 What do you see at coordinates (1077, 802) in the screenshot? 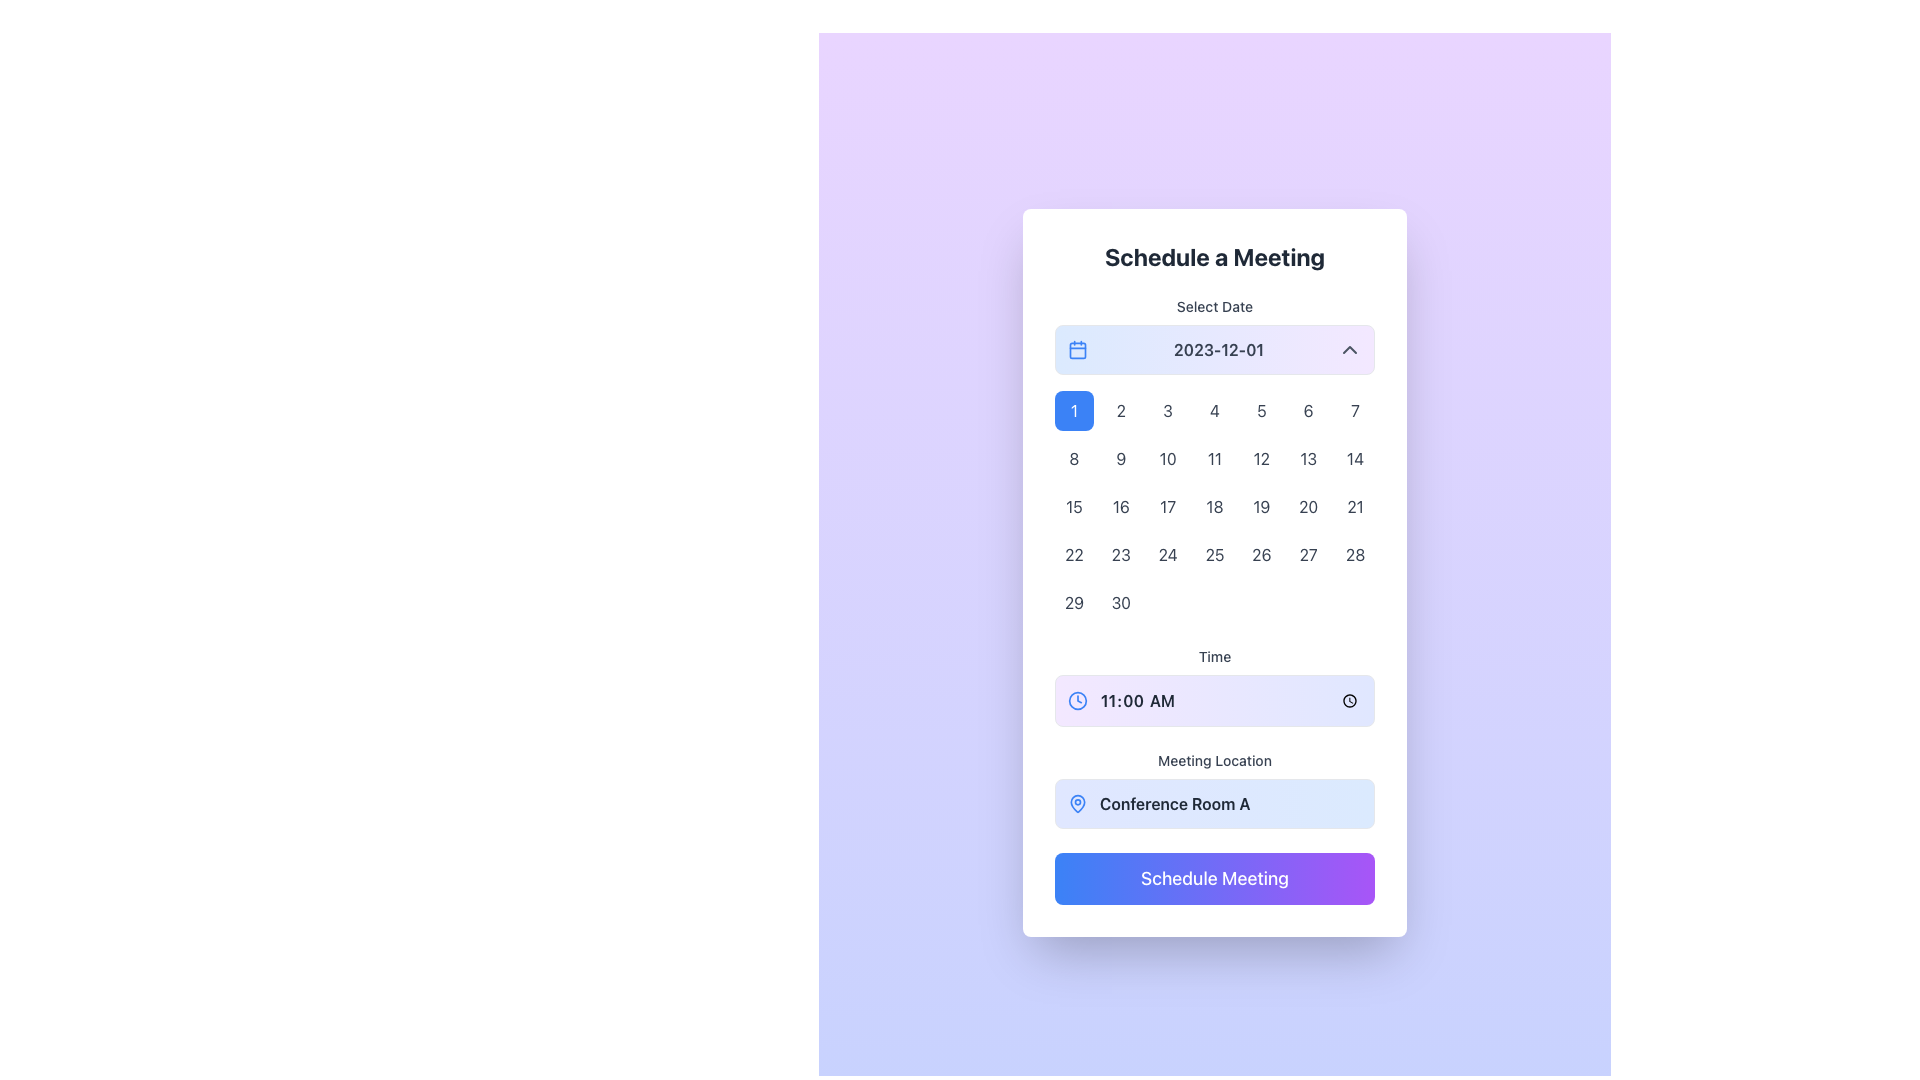
I see `the blue pin icon resembling a map marker located to the left of the 'Meeting Location' input field, preceding the text input displaying 'Conference Room A'` at bounding box center [1077, 802].